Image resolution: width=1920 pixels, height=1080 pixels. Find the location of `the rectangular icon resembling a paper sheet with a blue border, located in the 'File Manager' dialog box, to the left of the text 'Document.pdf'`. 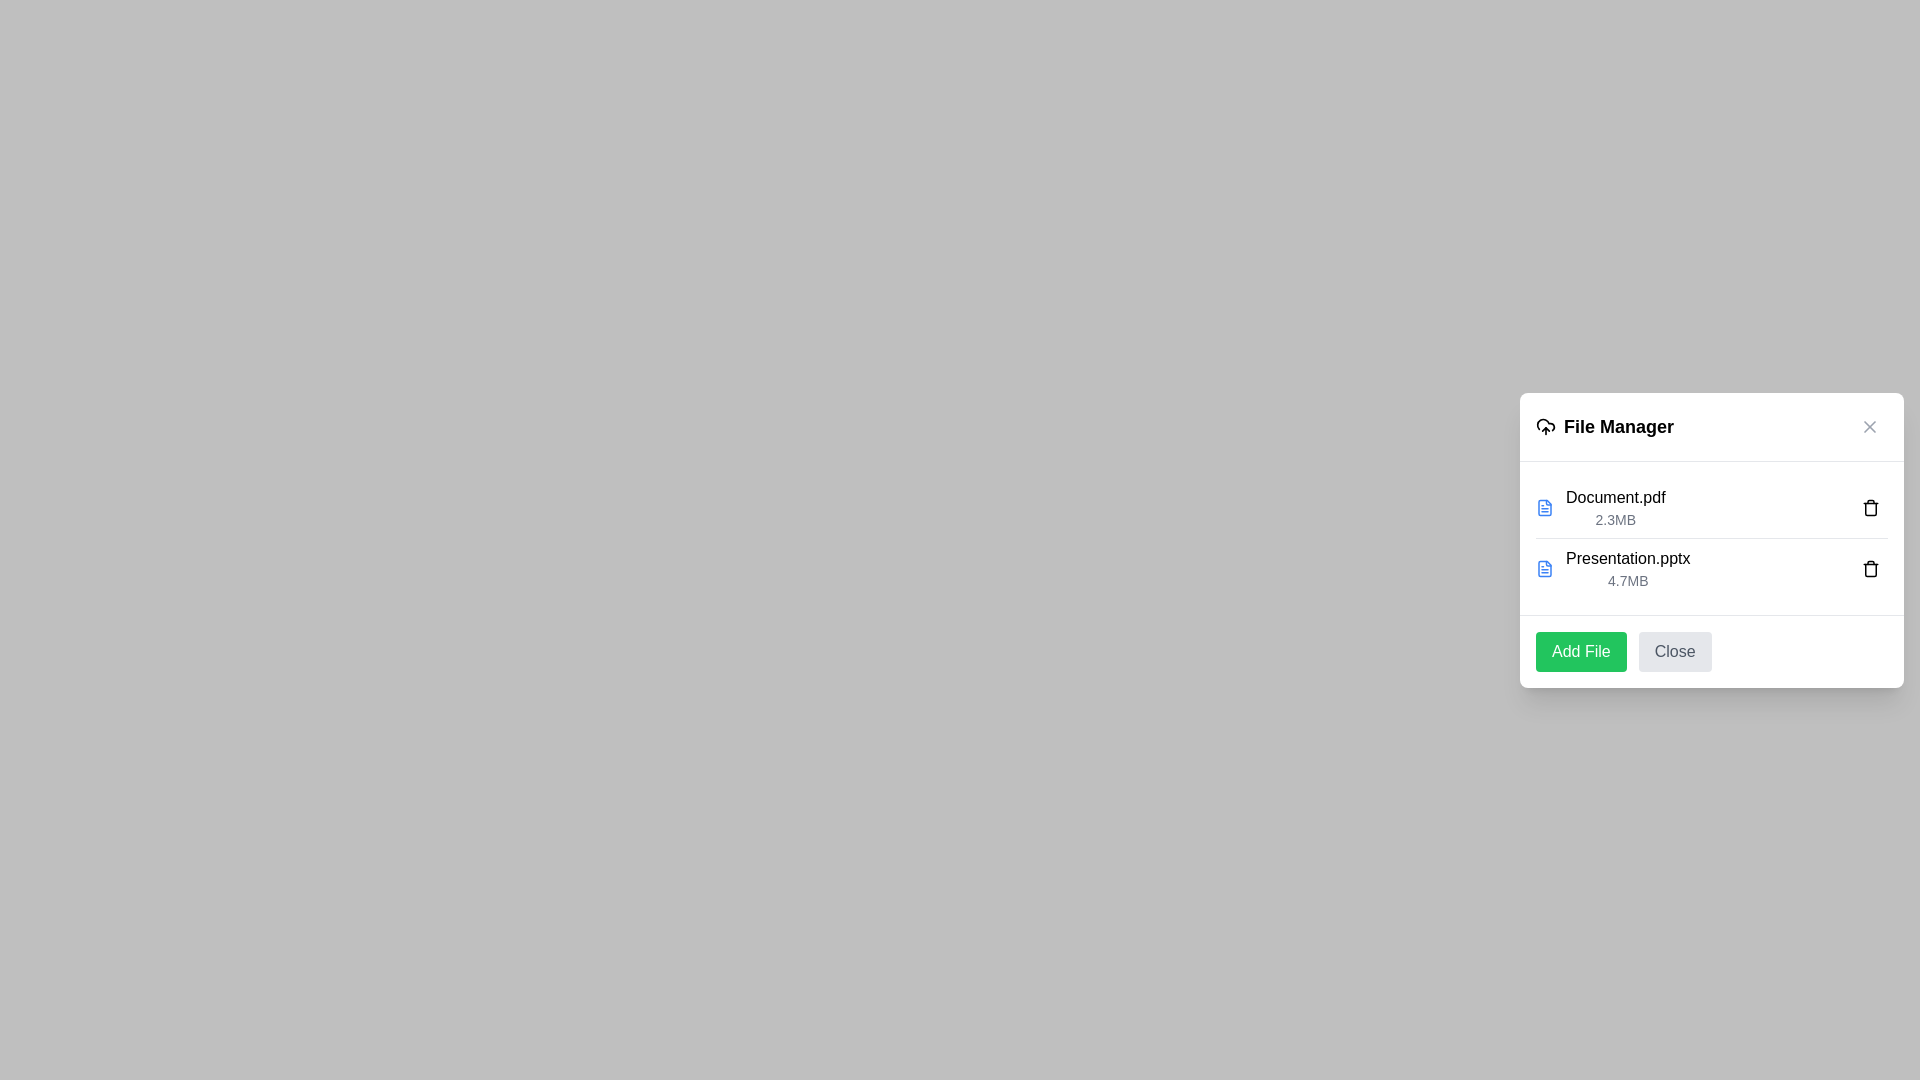

the rectangular icon resembling a paper sheet with a blue border, located in the 'File Manager' dialog box, to the left of the text 'Document.pdf' is located at coordinates (1544, 567).